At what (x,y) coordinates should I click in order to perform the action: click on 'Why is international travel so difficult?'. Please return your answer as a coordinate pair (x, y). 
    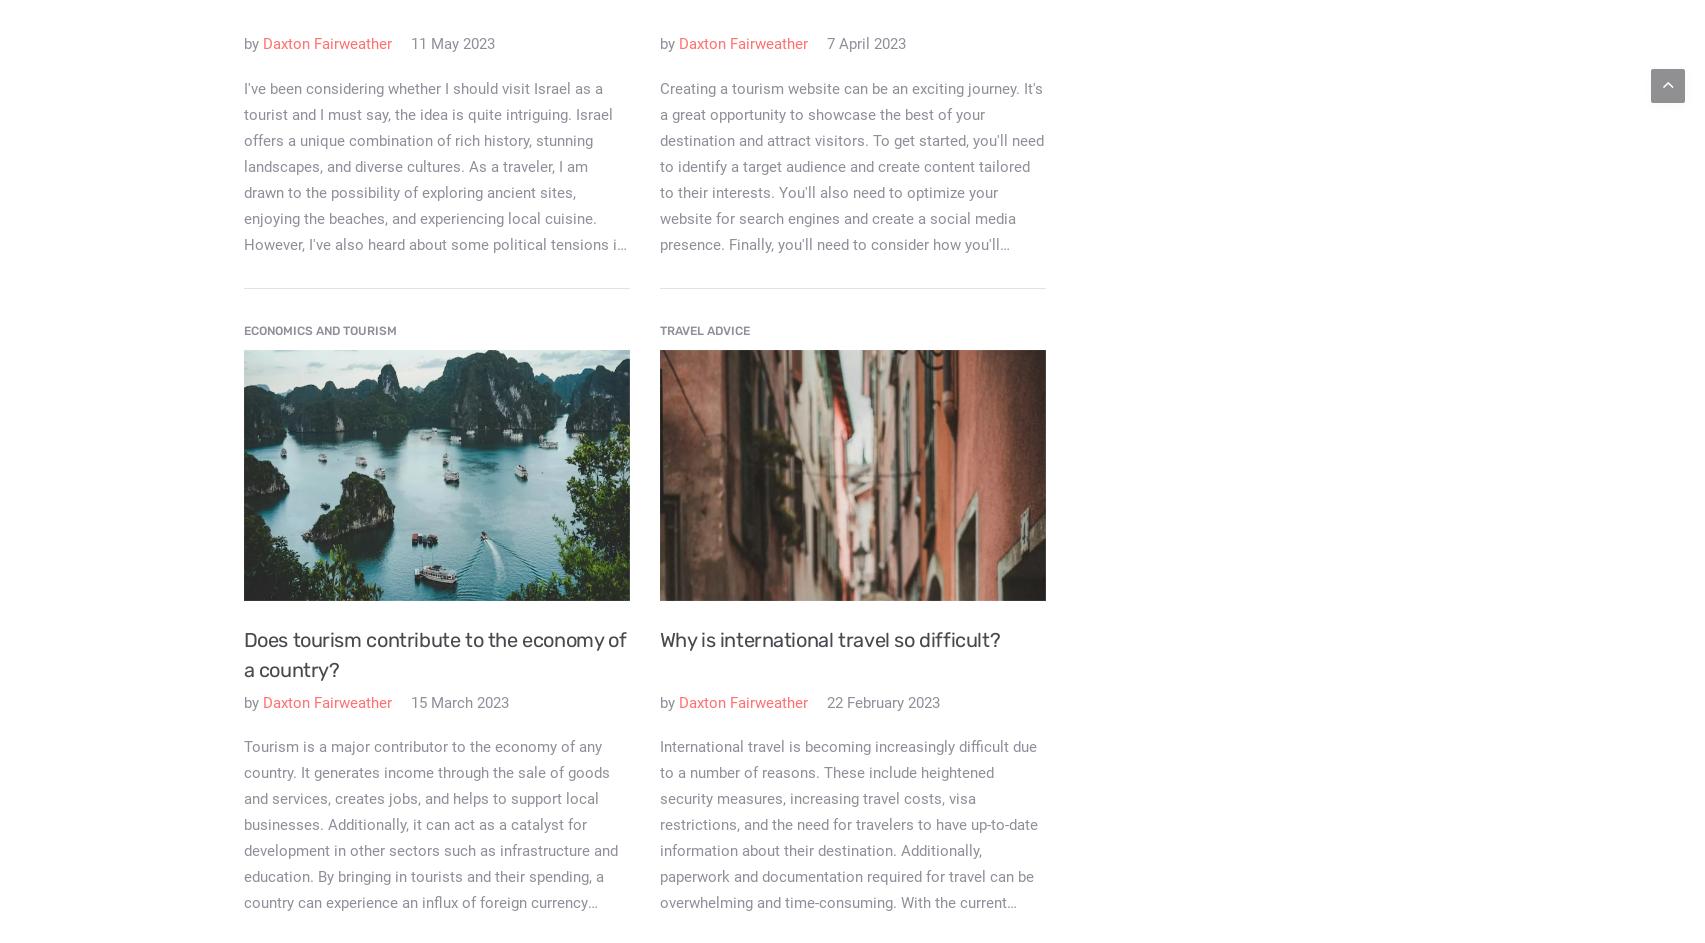
    Looking at the image, I should click on (658, 638).